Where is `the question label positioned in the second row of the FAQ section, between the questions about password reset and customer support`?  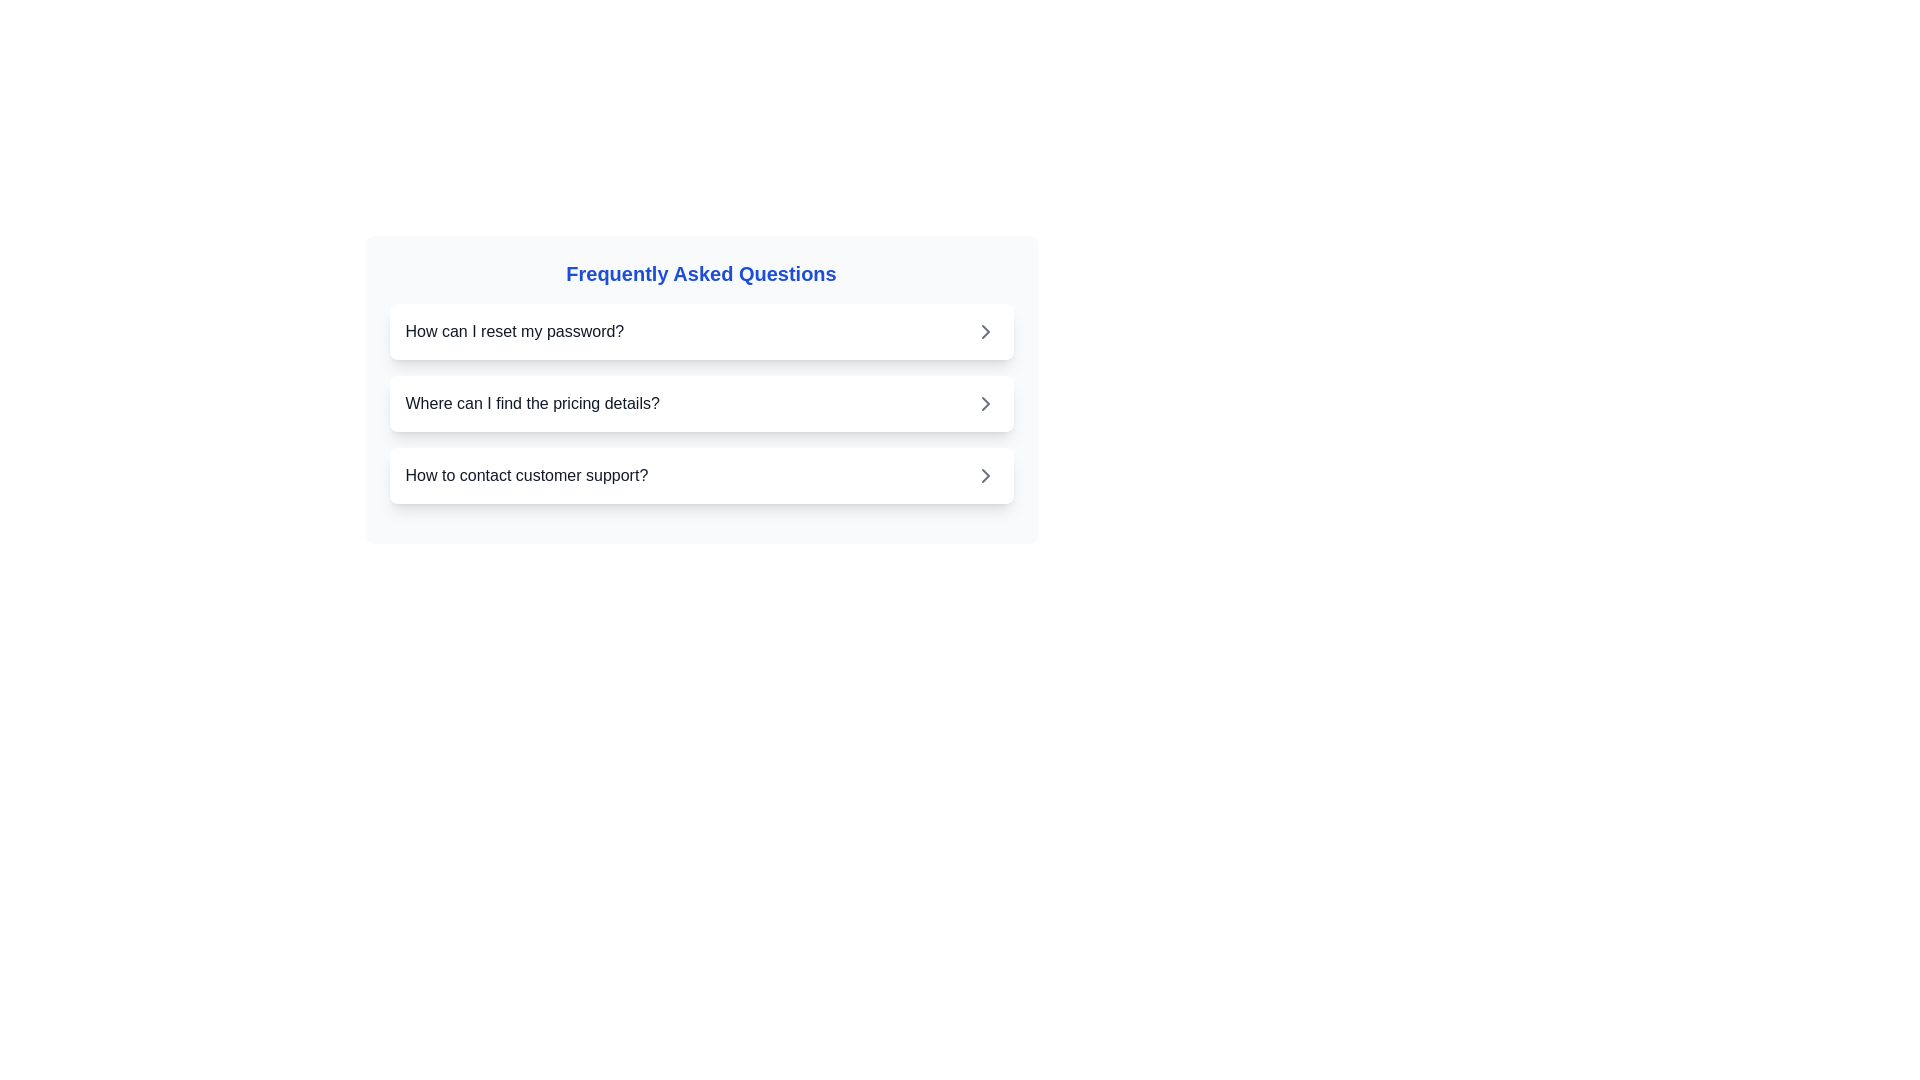
the question label positioned in the second row of the FAQ section, between the questions about password reset and customer support is located at coordinates (532, 404).